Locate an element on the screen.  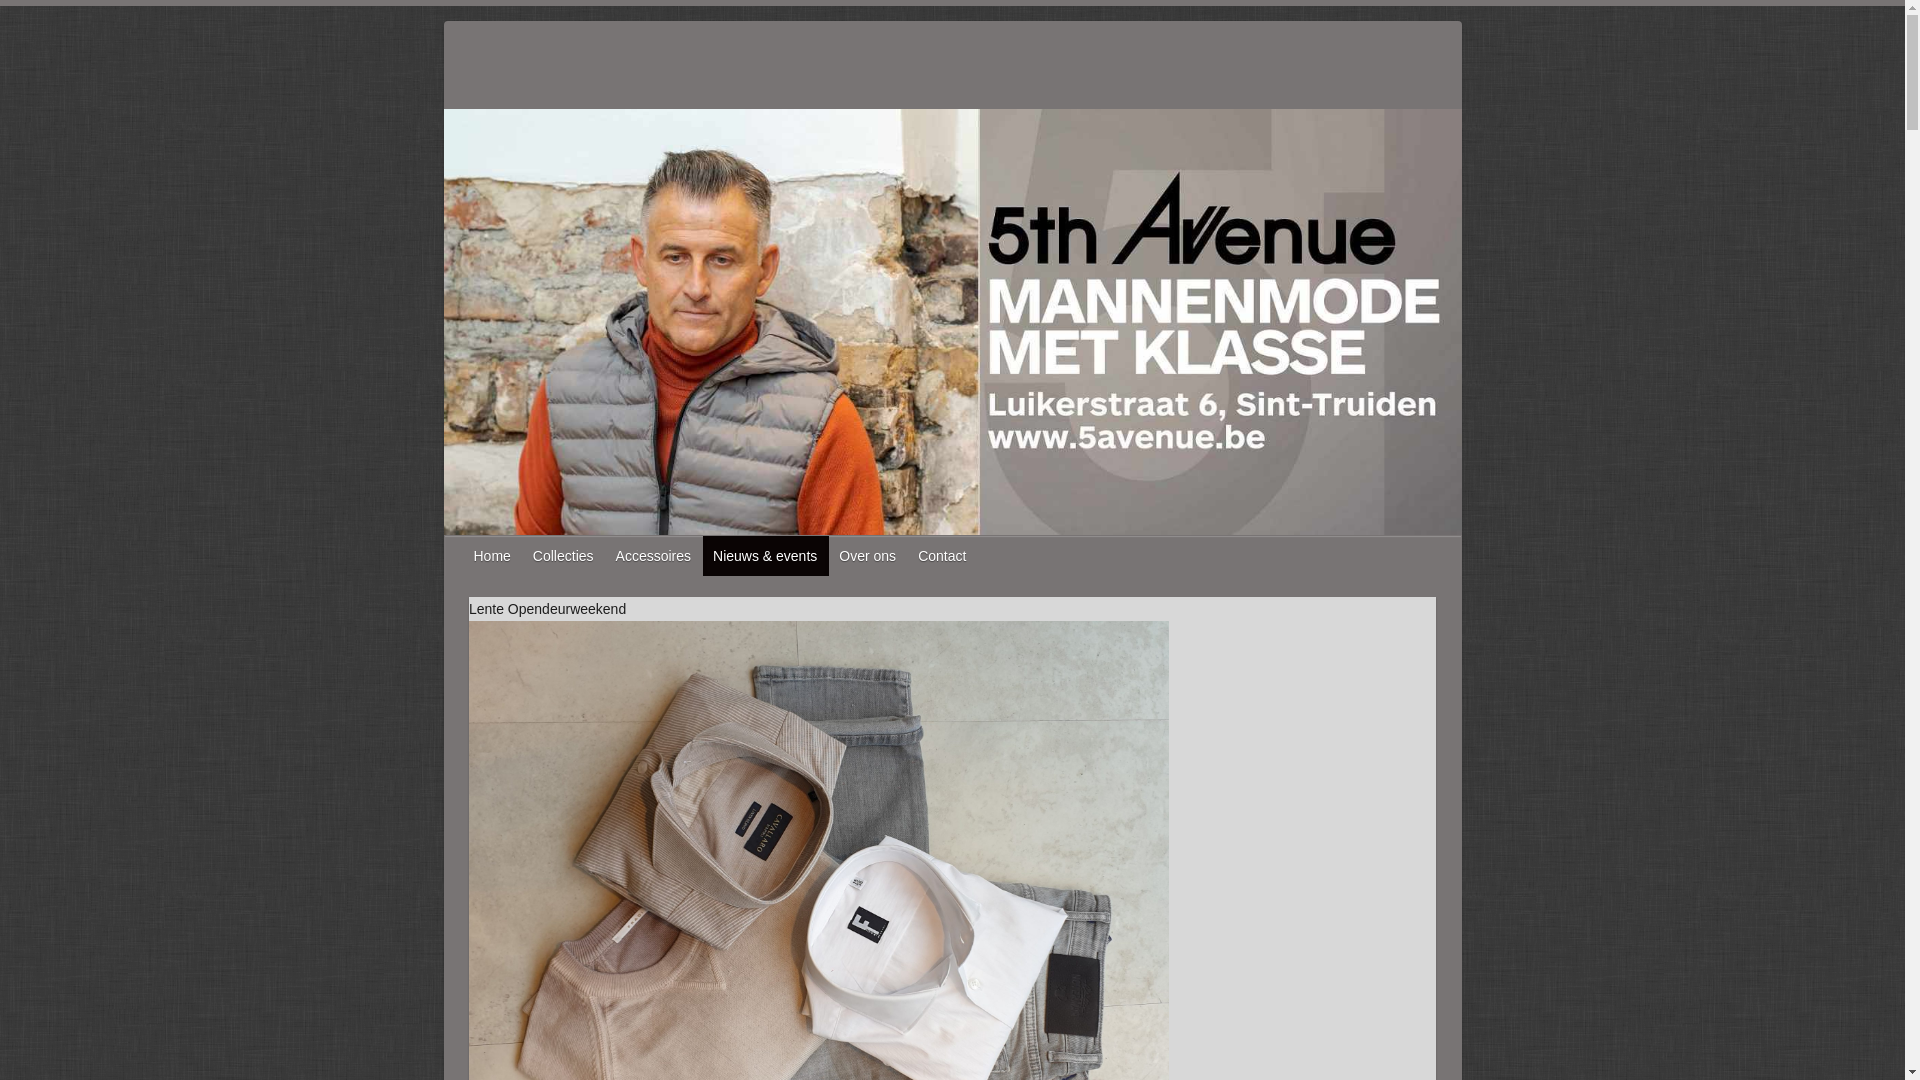
'Nieuws & events' is located at coordinates (765, 555).